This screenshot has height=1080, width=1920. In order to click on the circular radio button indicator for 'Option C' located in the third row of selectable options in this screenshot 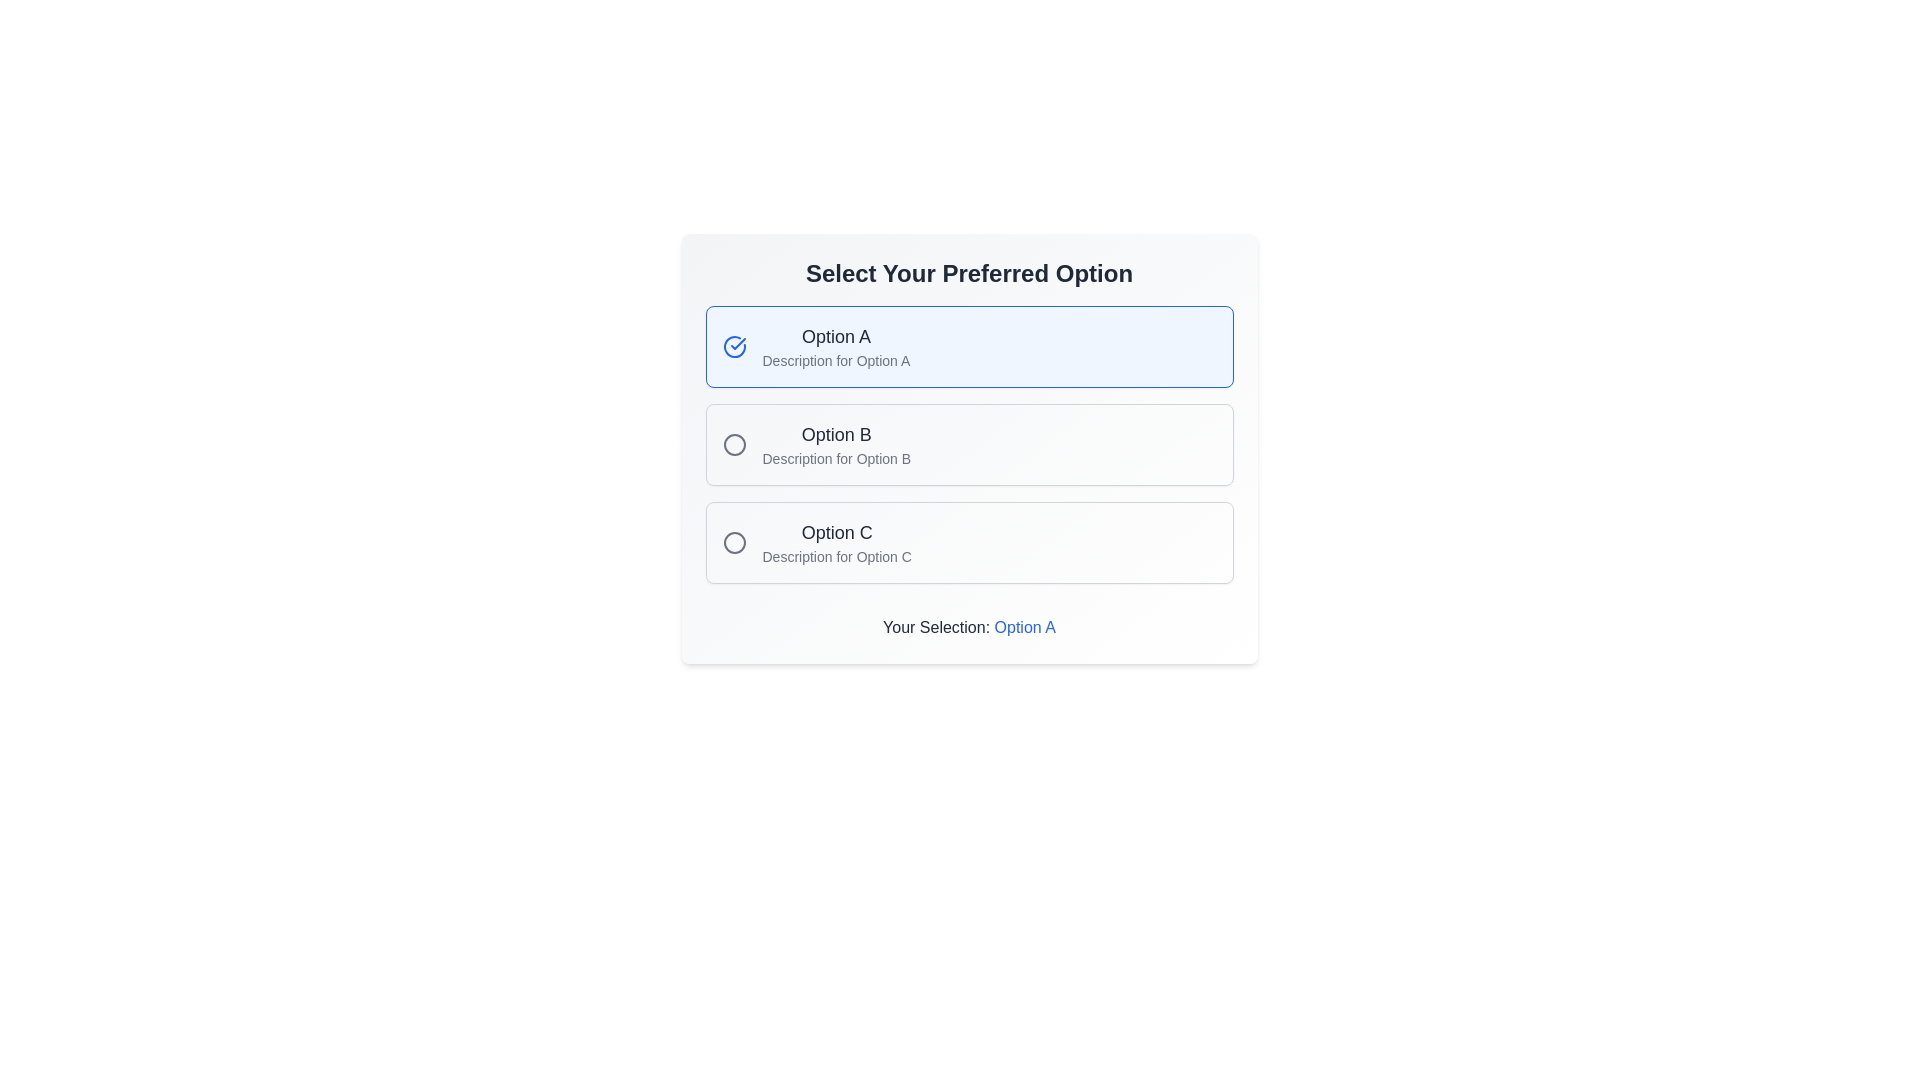, I will do `click(733, 543)`.